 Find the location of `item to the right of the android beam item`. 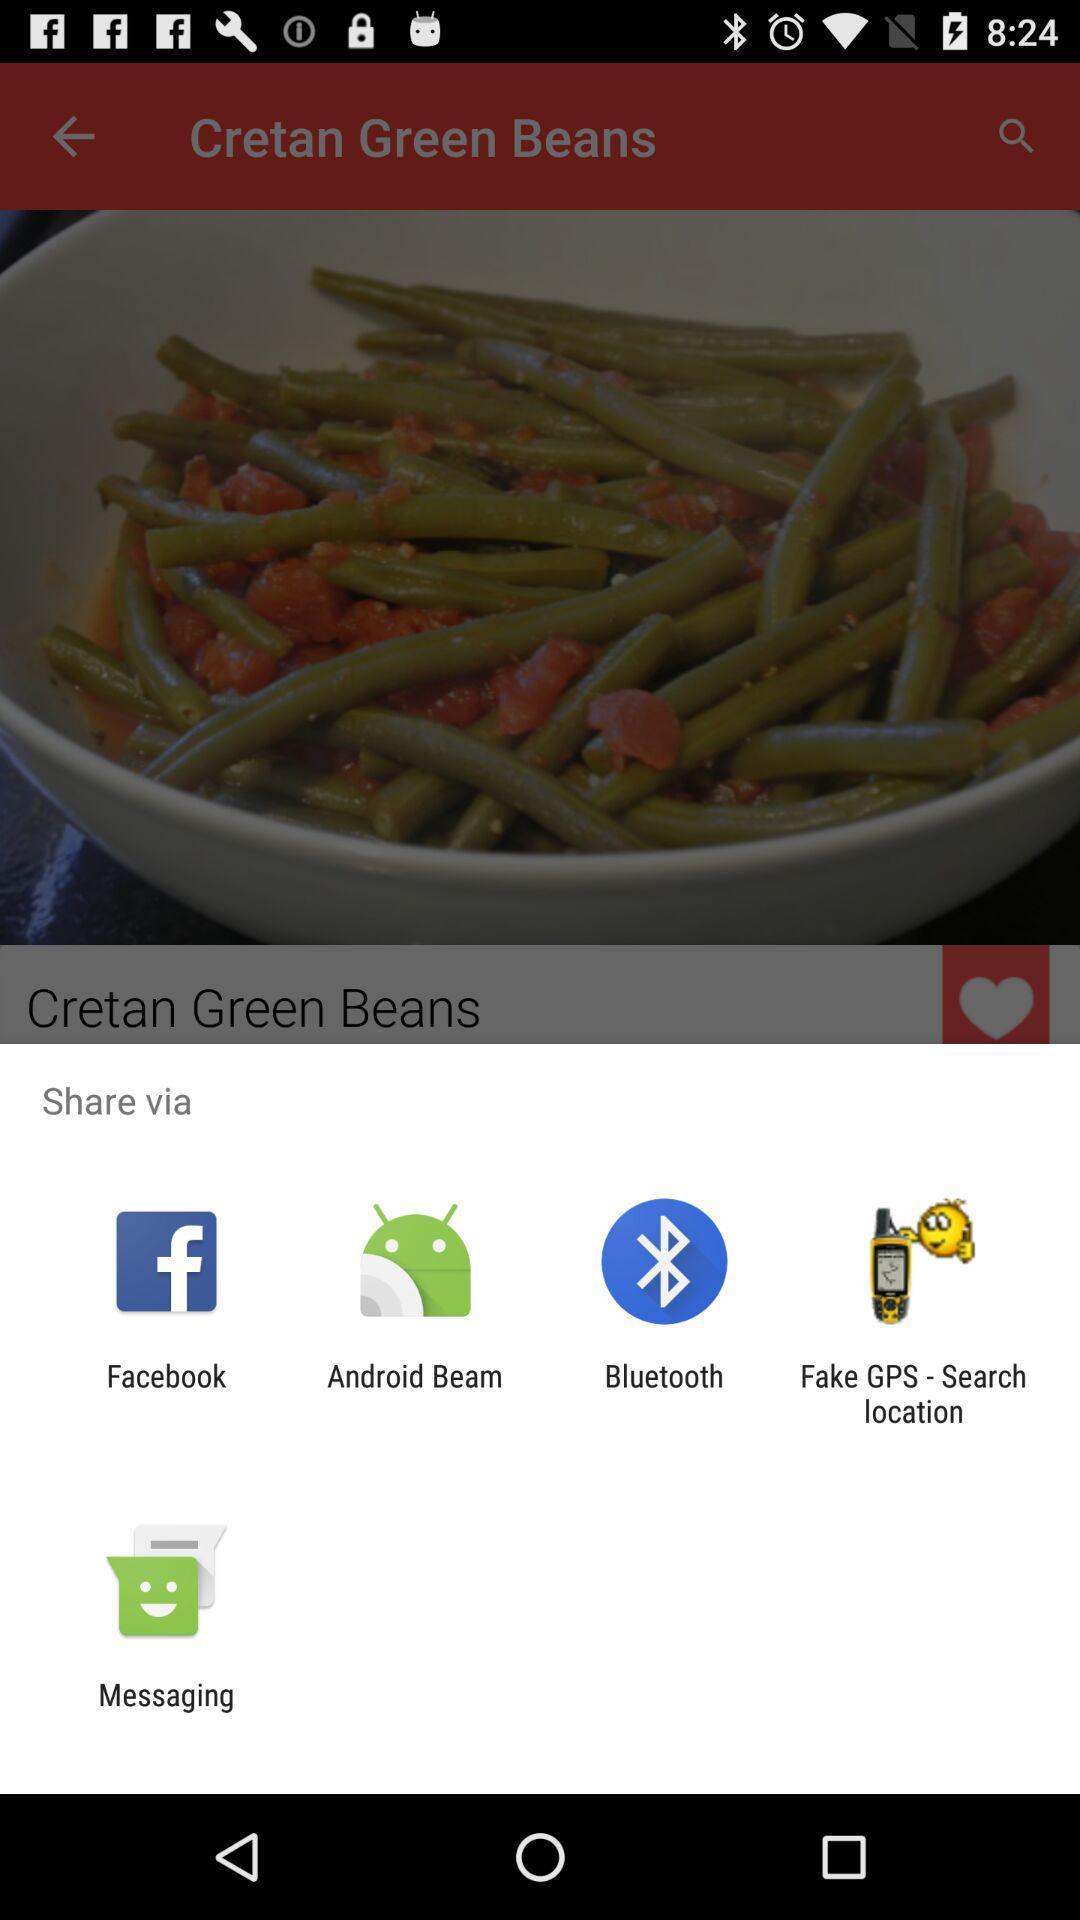

item to the right of the android beam item is located at coordinates (664, 1392).